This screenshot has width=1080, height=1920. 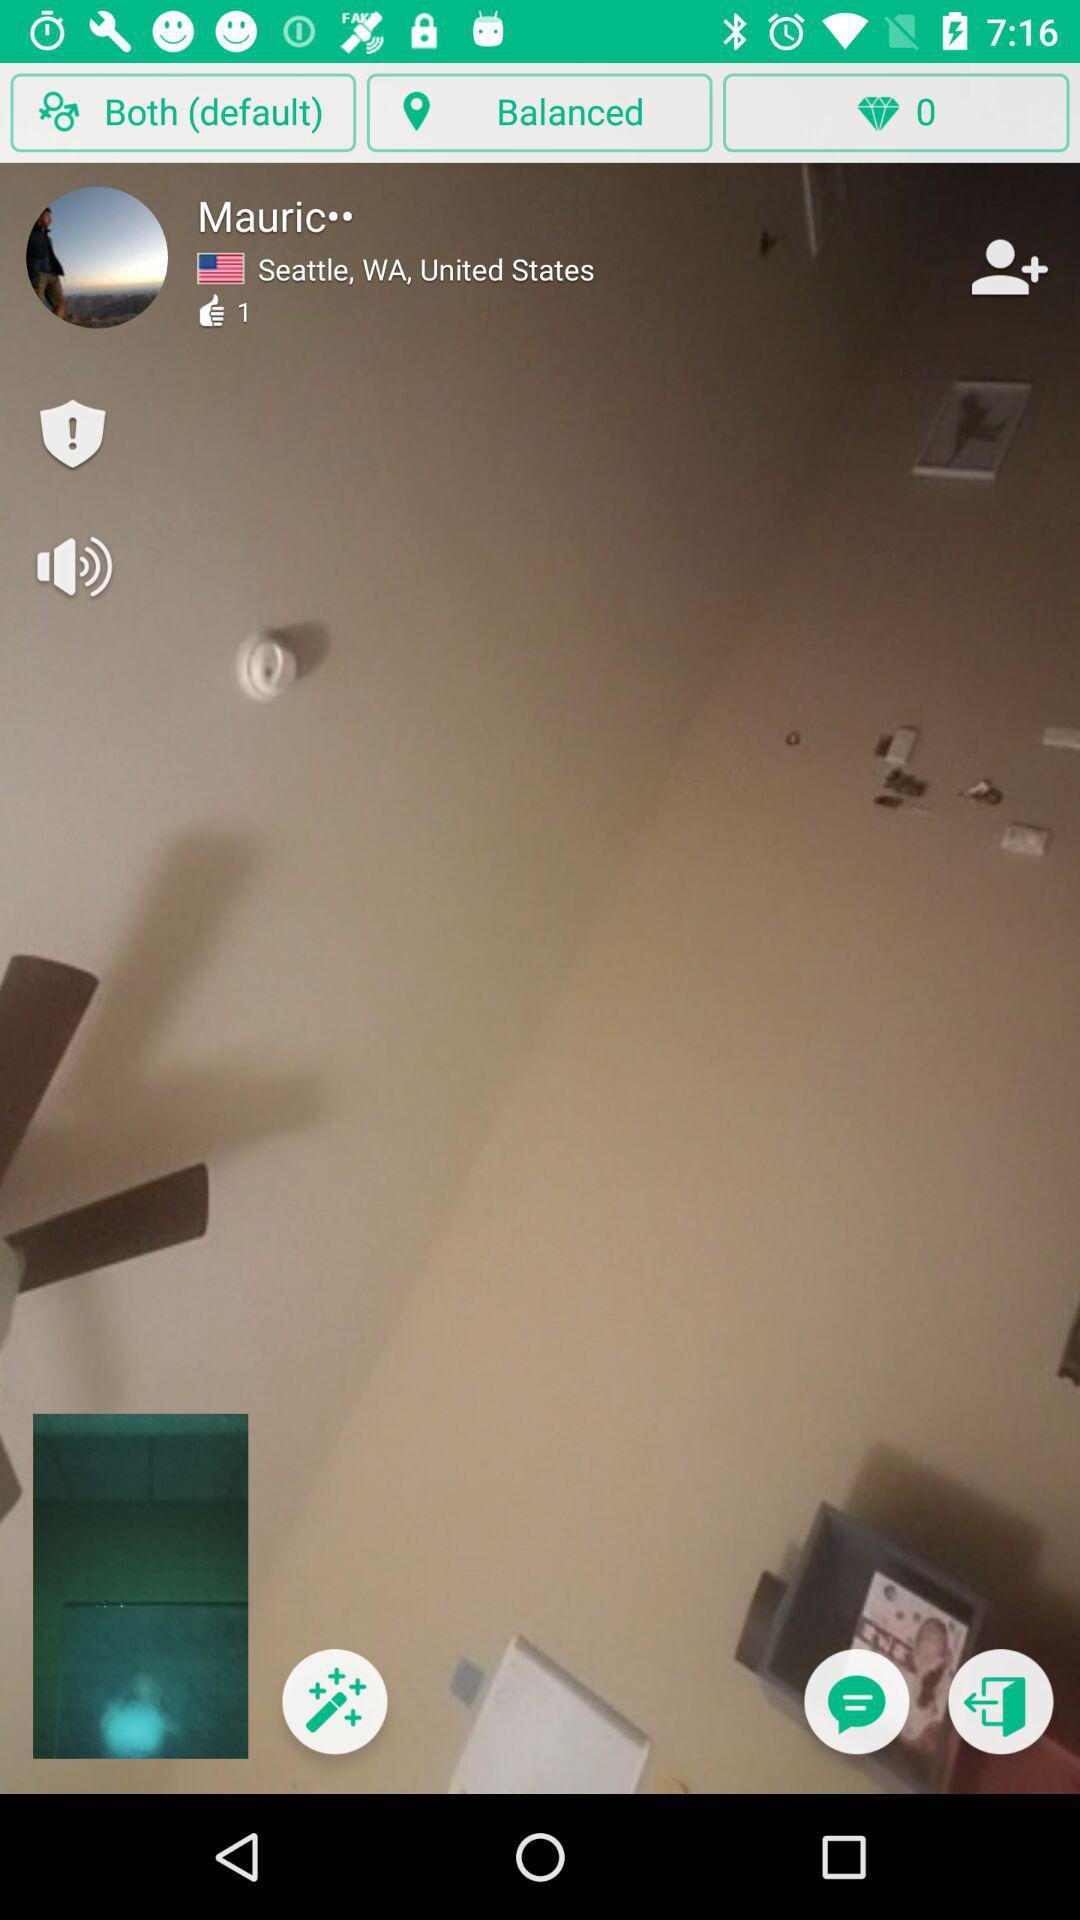 I want to click on user profile, so click(x=97, y=256).